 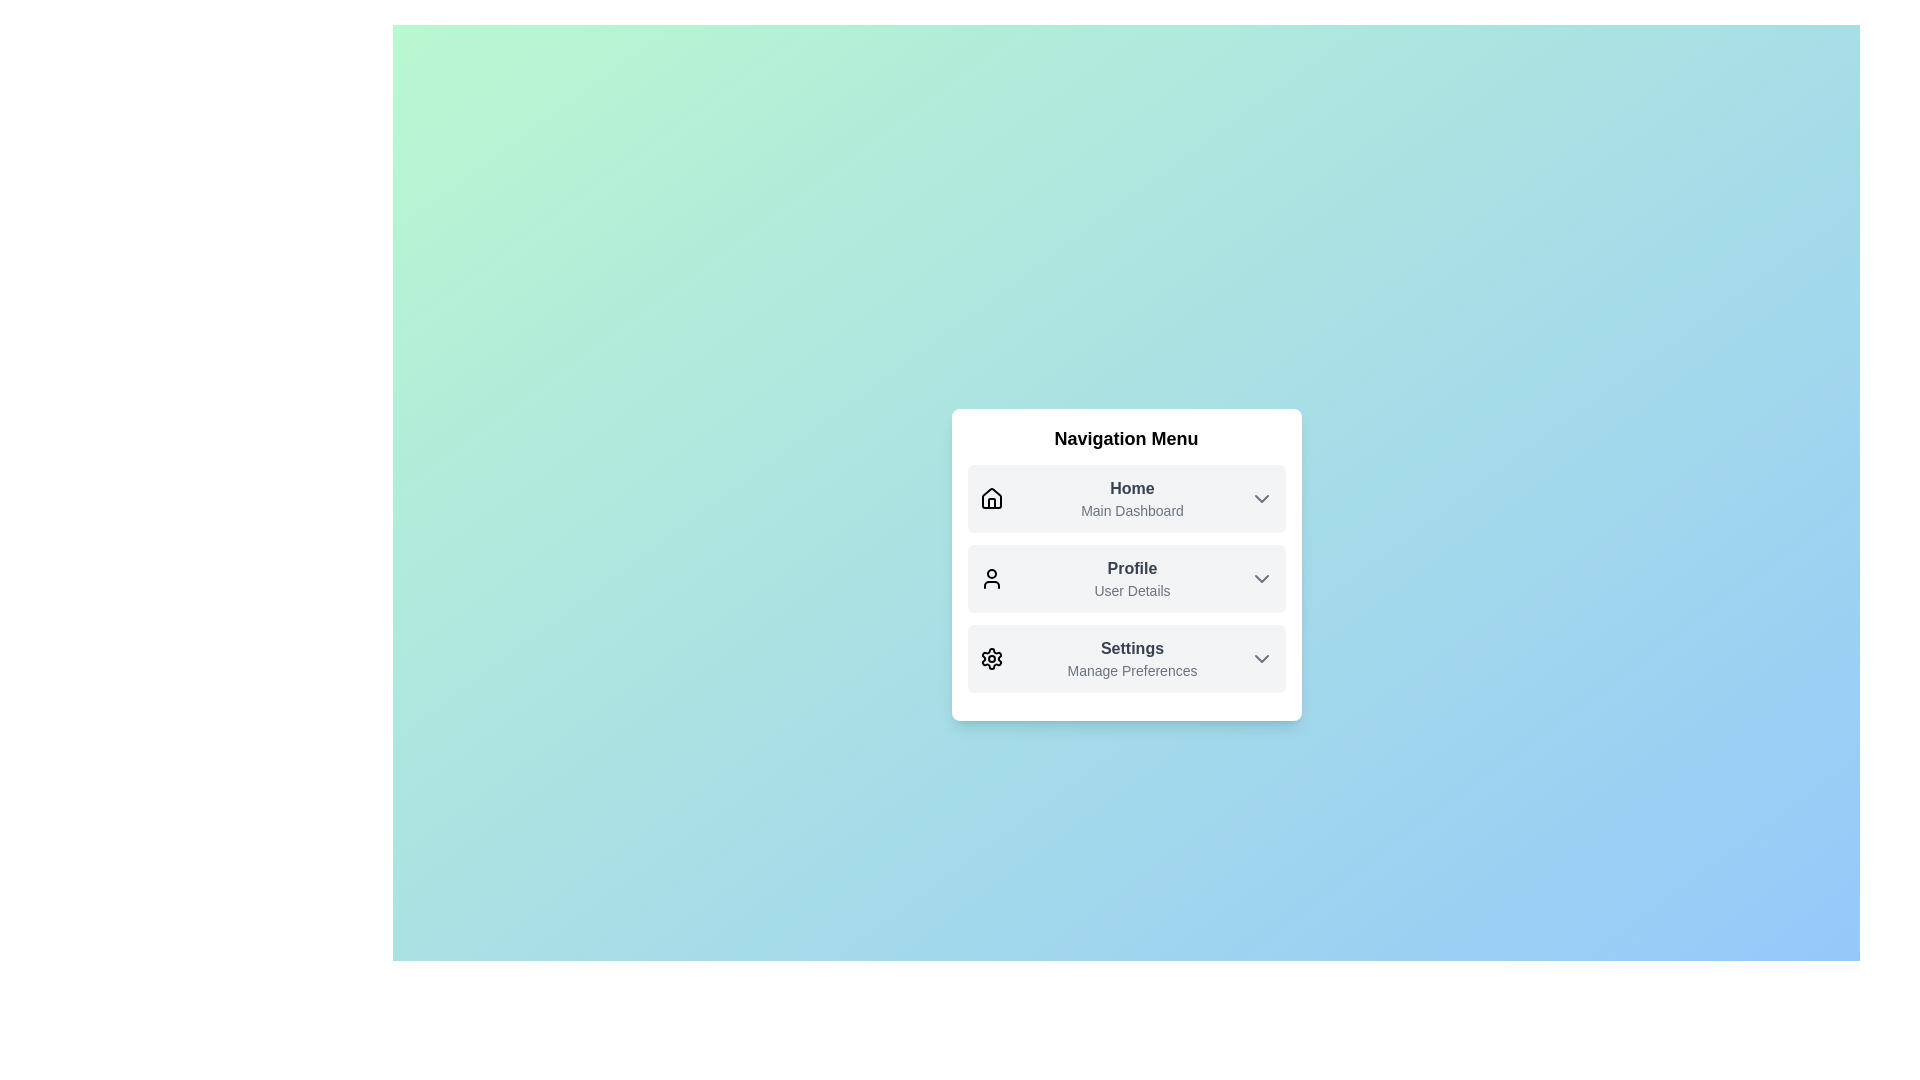 I want to click on the menu item Home to navigate, so click(x=1126, y=497).